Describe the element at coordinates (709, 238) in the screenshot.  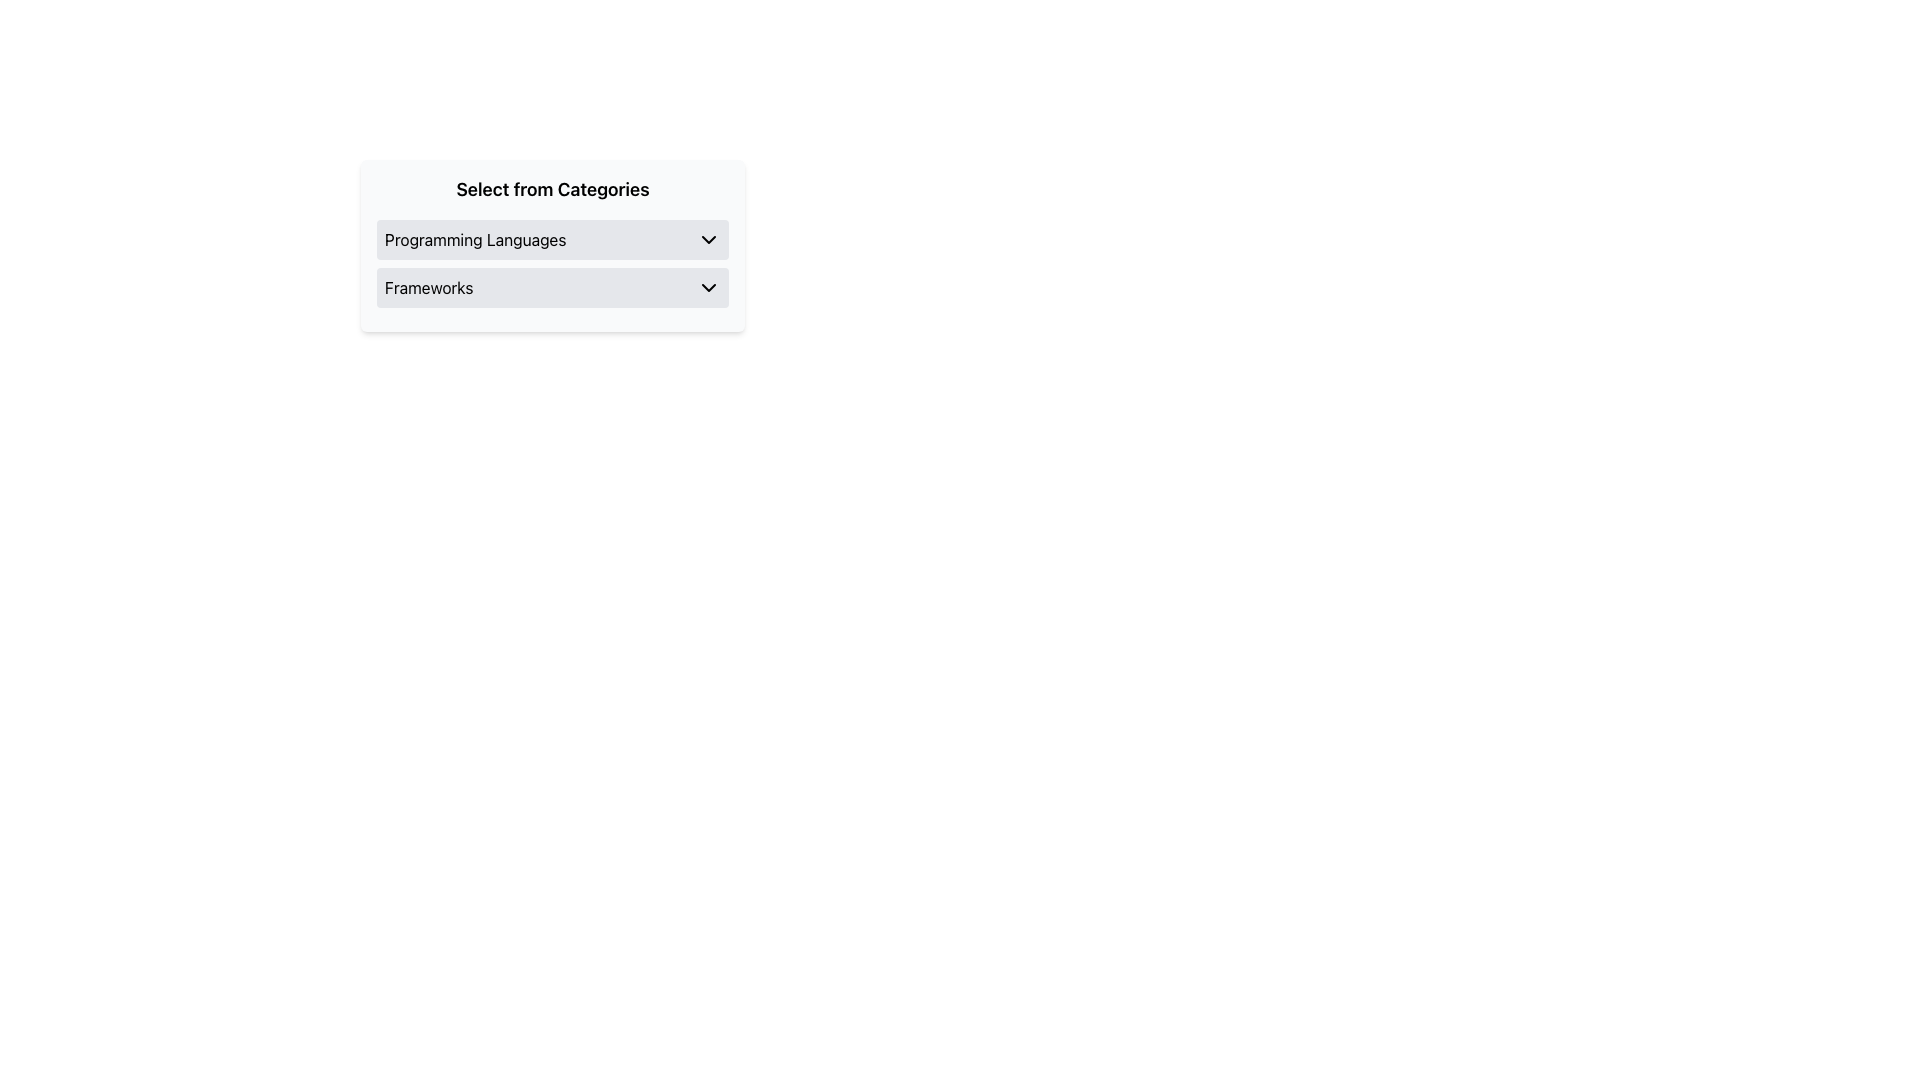
I see `the chevron-down icon button located at the far-right end of the 'Programming Languages' dropdown for additional options` at that location.